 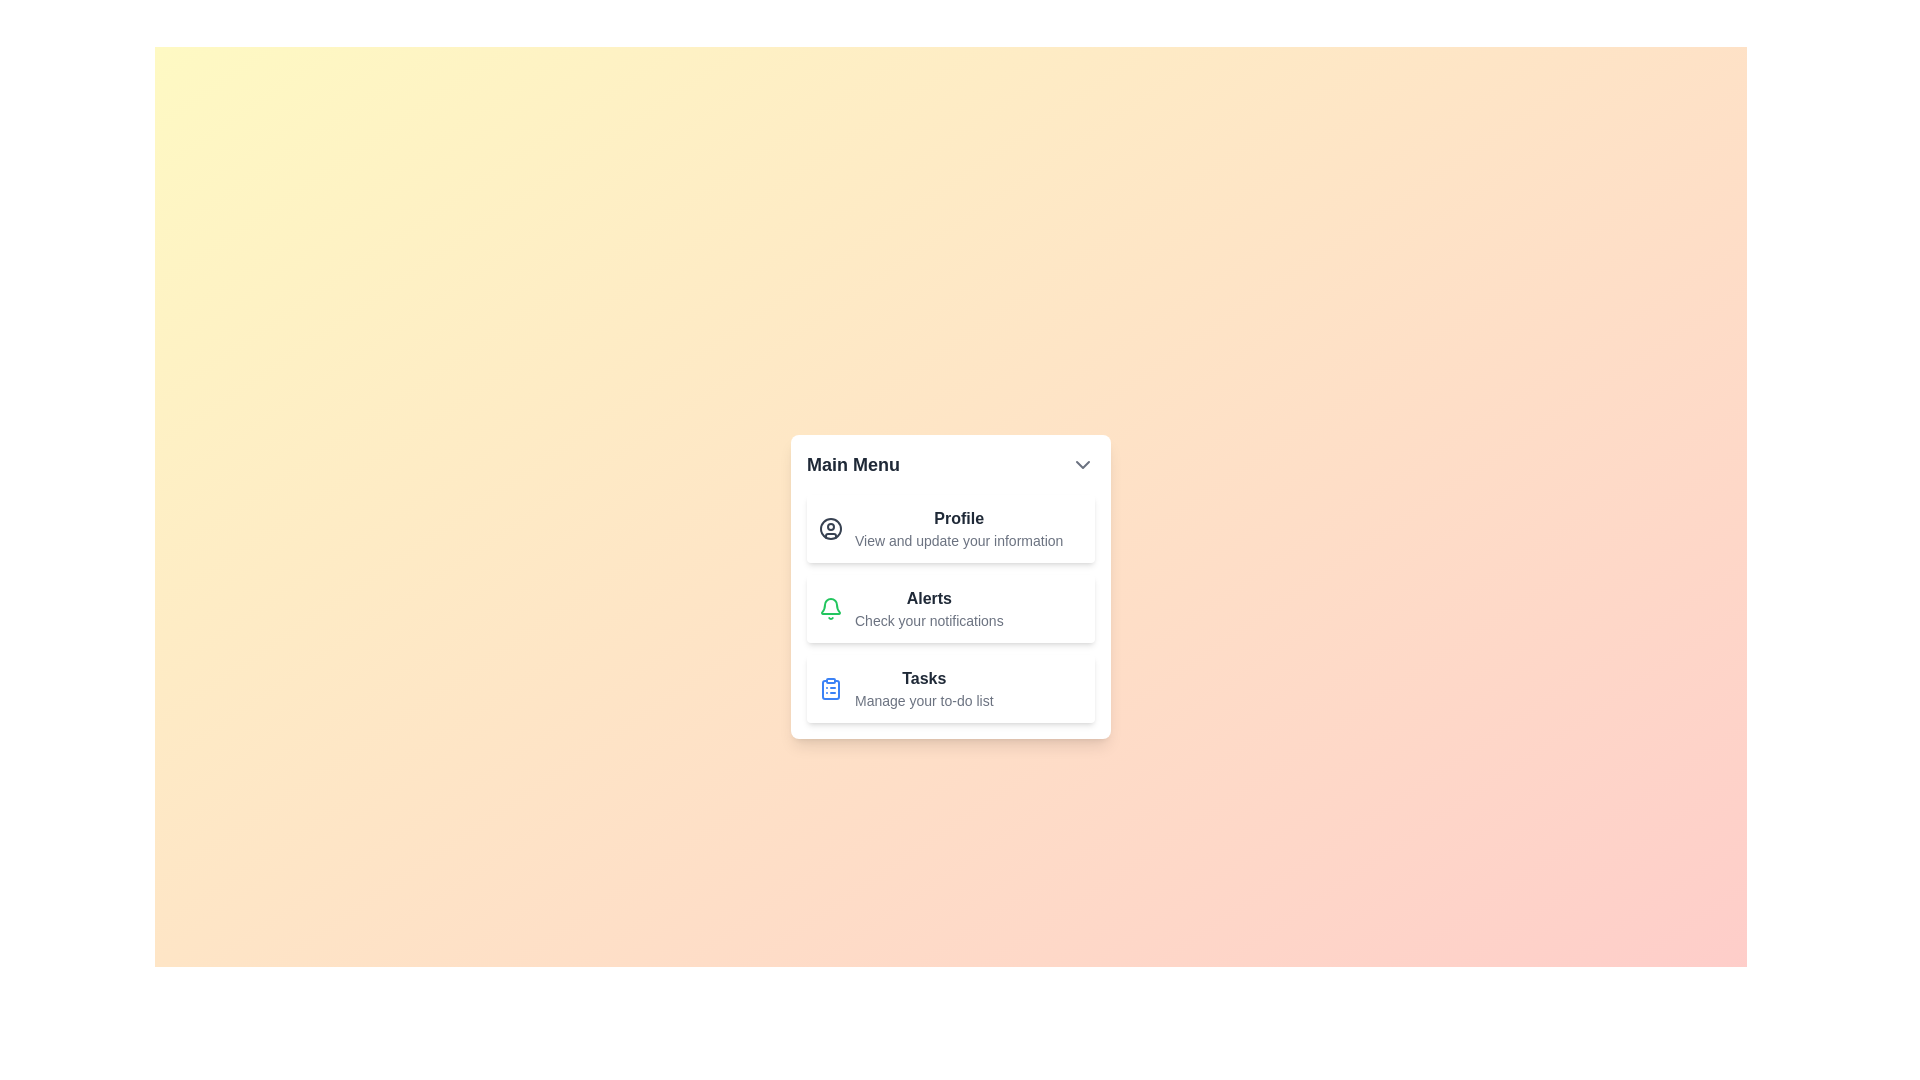 What do you see at coordinates (949, 527) in the screenshot?
I see `the menu item 'Profile' to highlight it` at bounding box center [949, 527].